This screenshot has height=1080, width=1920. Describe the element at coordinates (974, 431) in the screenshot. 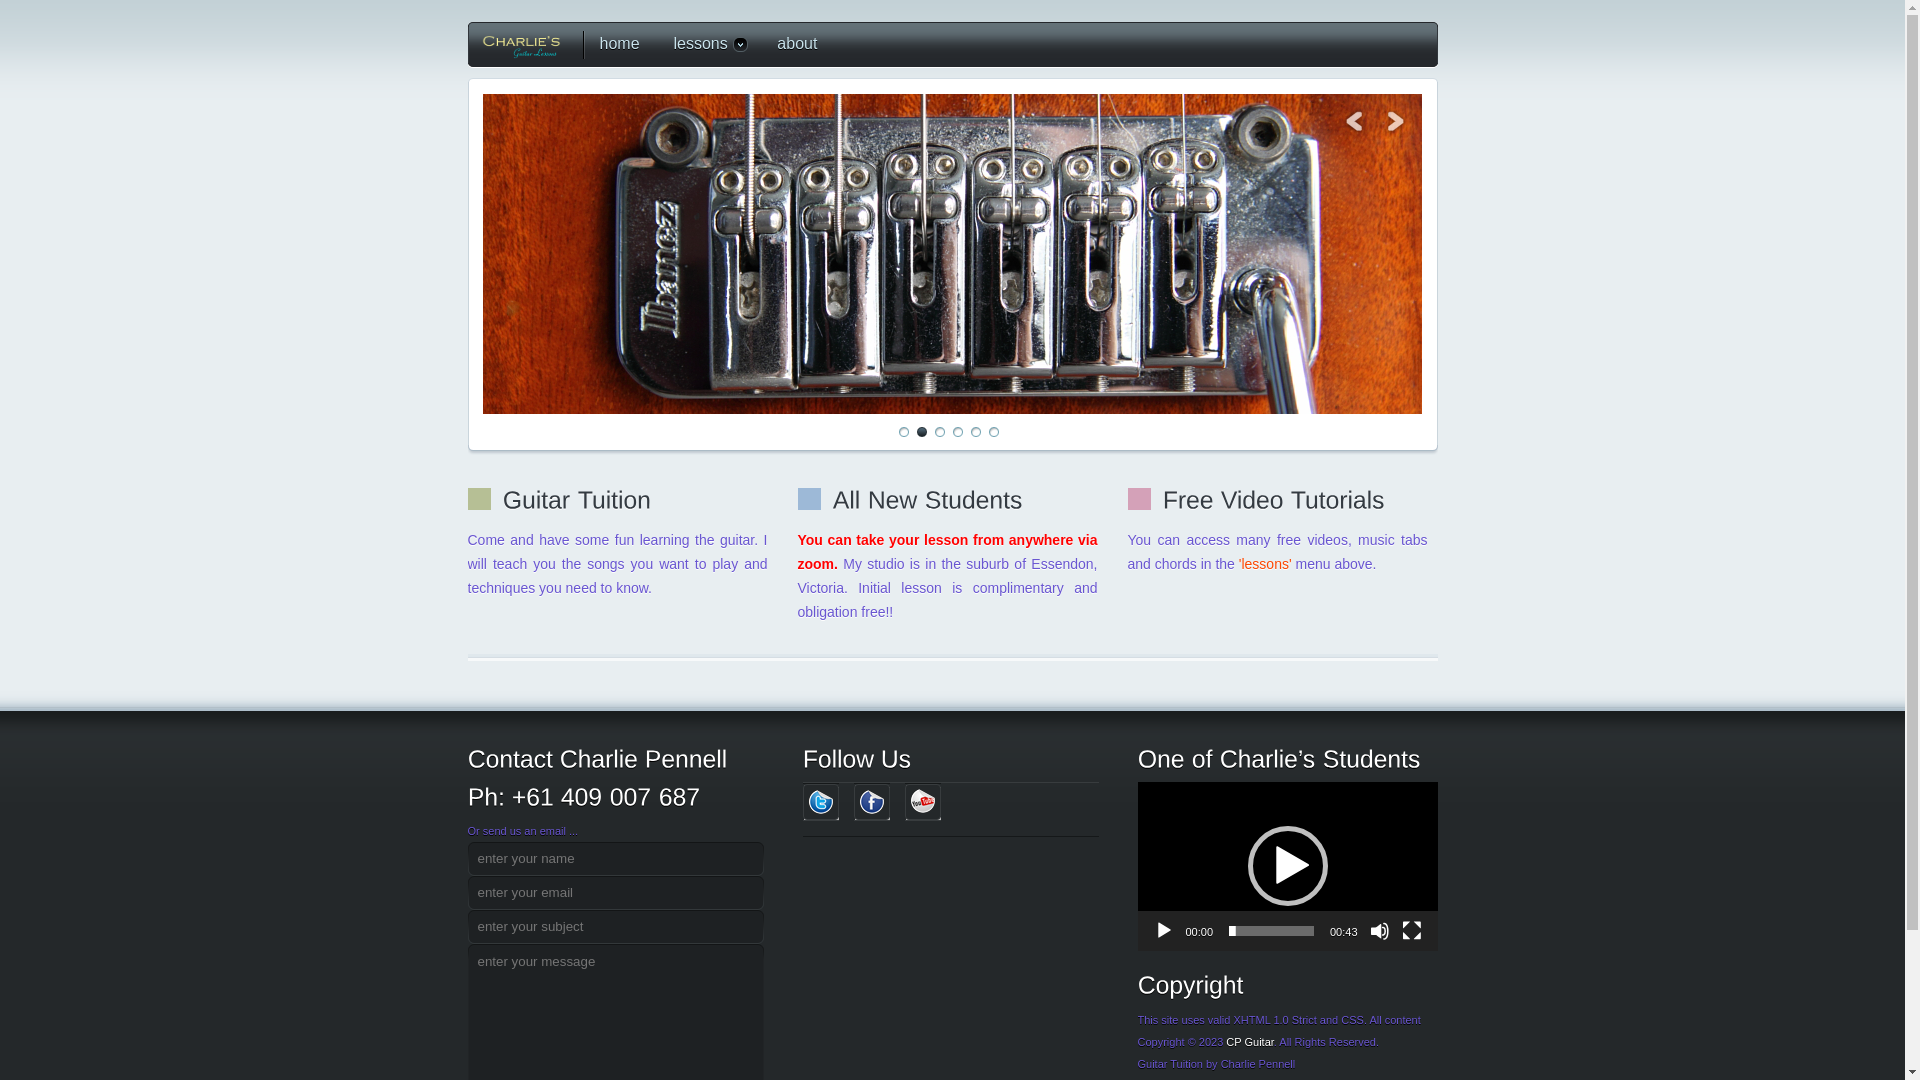

I see `'5'` at that location.